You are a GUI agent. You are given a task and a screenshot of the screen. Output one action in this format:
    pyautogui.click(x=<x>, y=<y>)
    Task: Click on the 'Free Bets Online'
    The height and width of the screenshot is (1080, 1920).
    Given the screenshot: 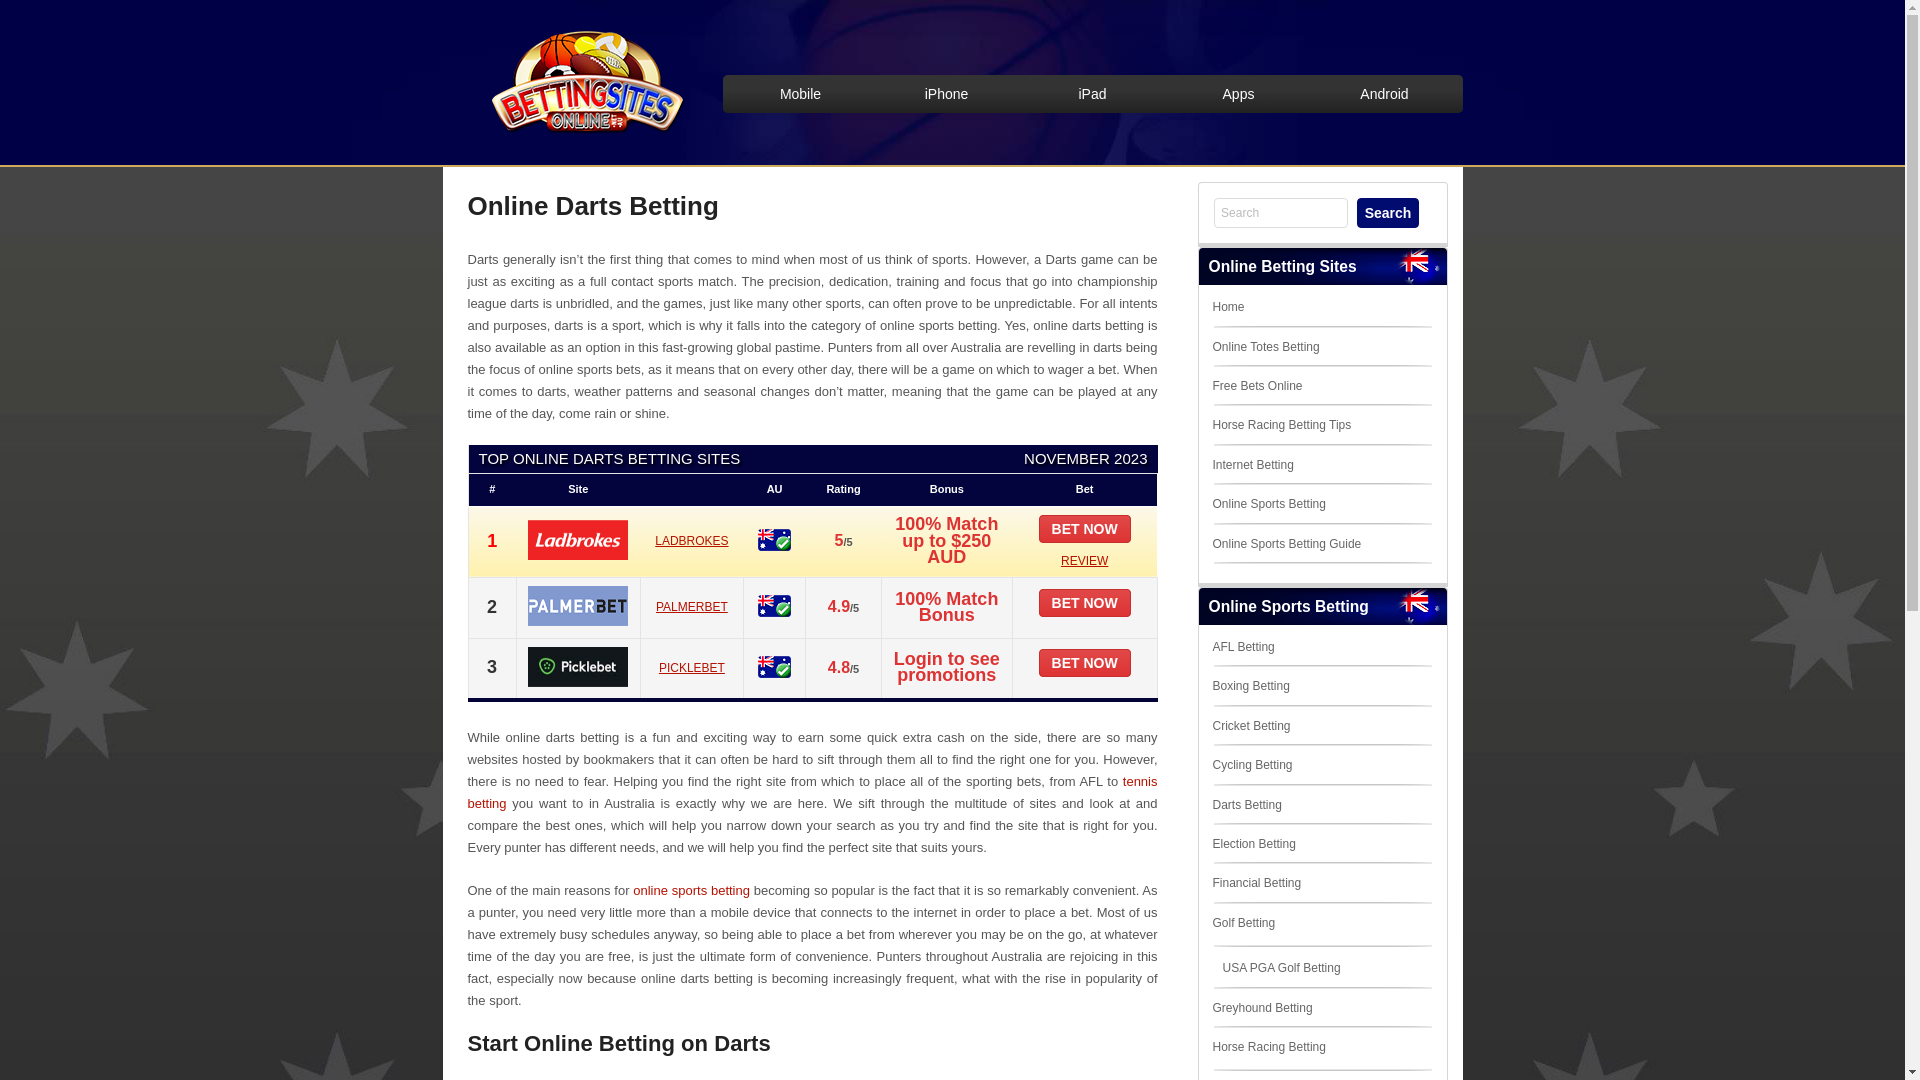 What is the action you would take?
    pyautogui.click(x=1256, y=385)
    